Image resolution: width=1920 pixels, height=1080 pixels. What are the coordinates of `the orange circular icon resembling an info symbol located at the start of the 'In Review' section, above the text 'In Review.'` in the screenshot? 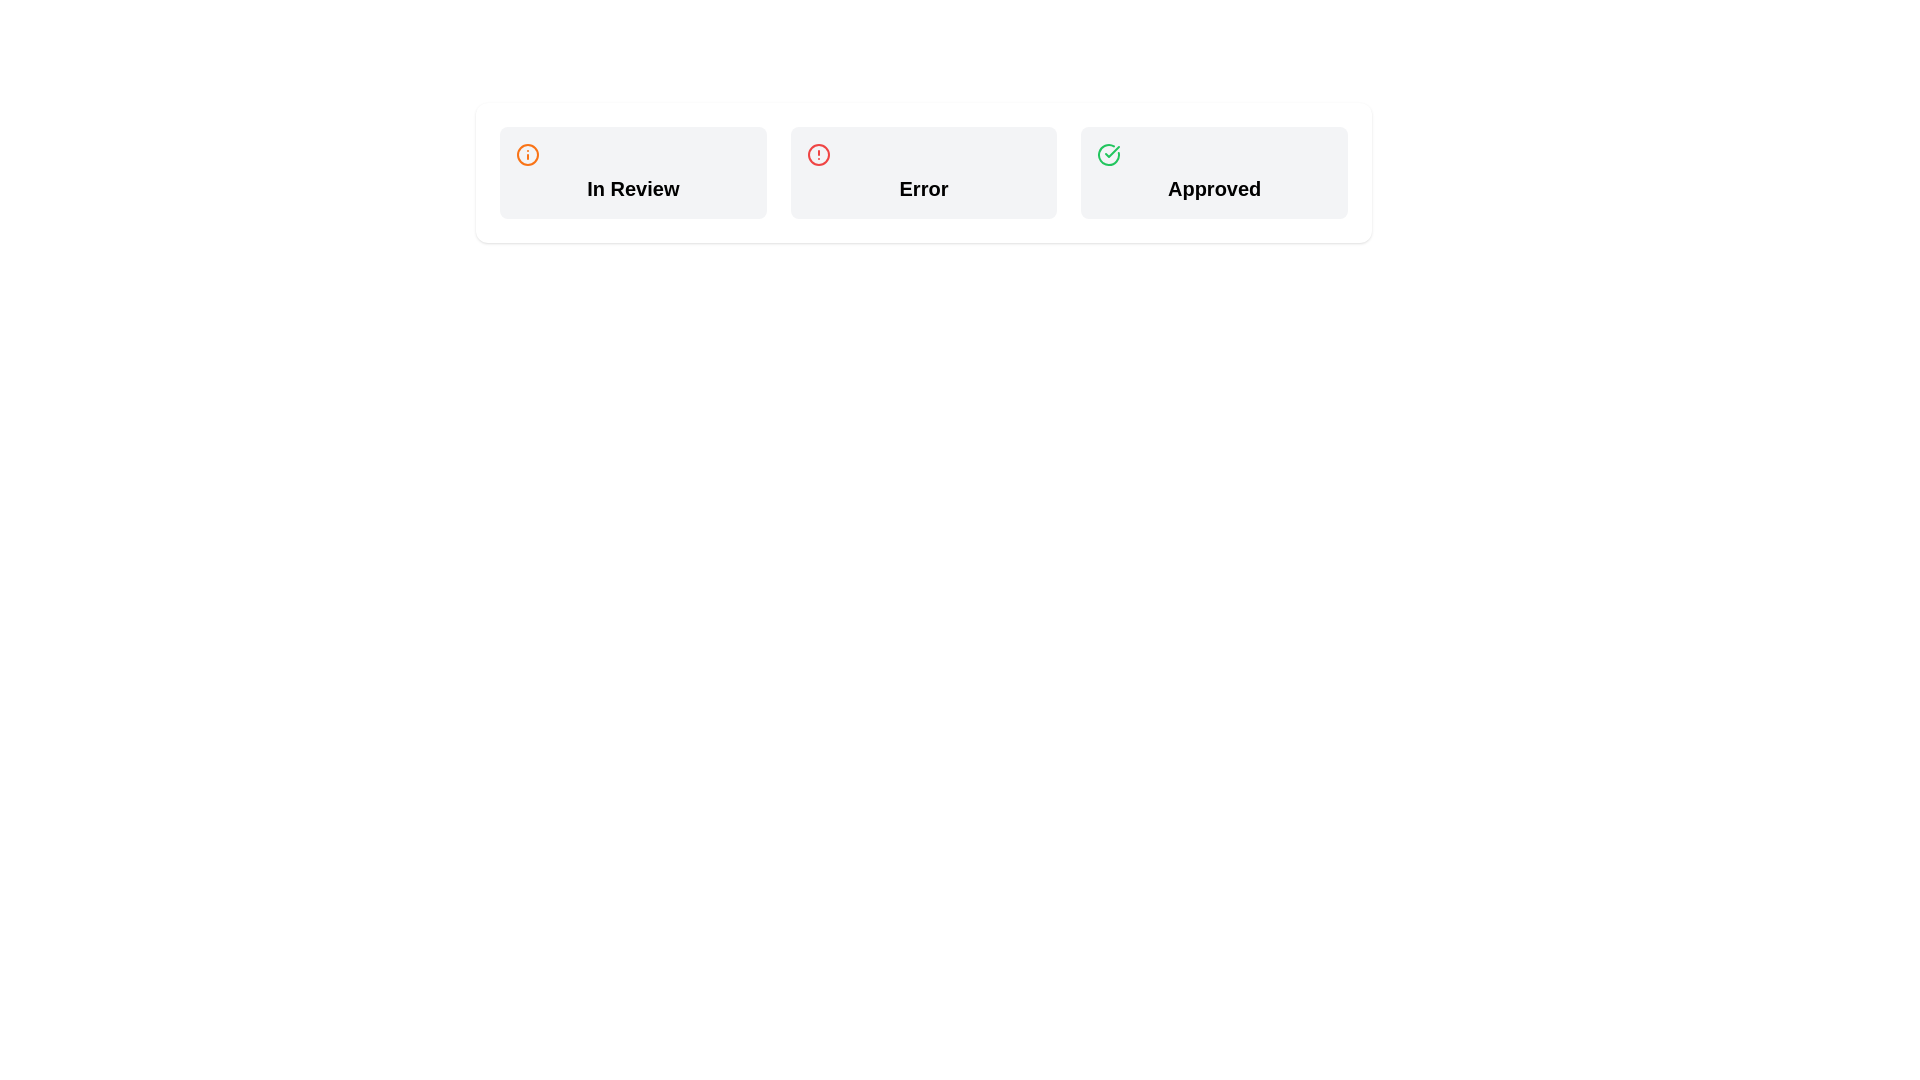 It's located at (528, 153).